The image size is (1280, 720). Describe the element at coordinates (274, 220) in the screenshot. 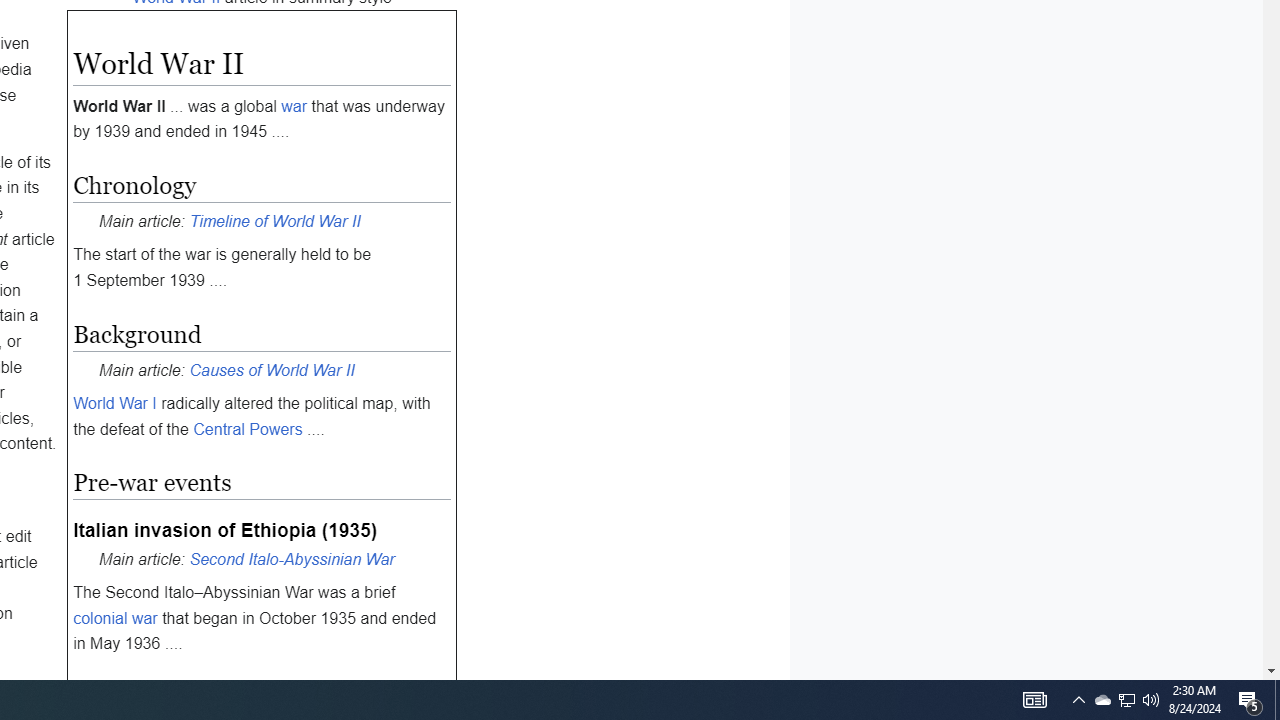

I see `'Timeline of World War II'` at that location.